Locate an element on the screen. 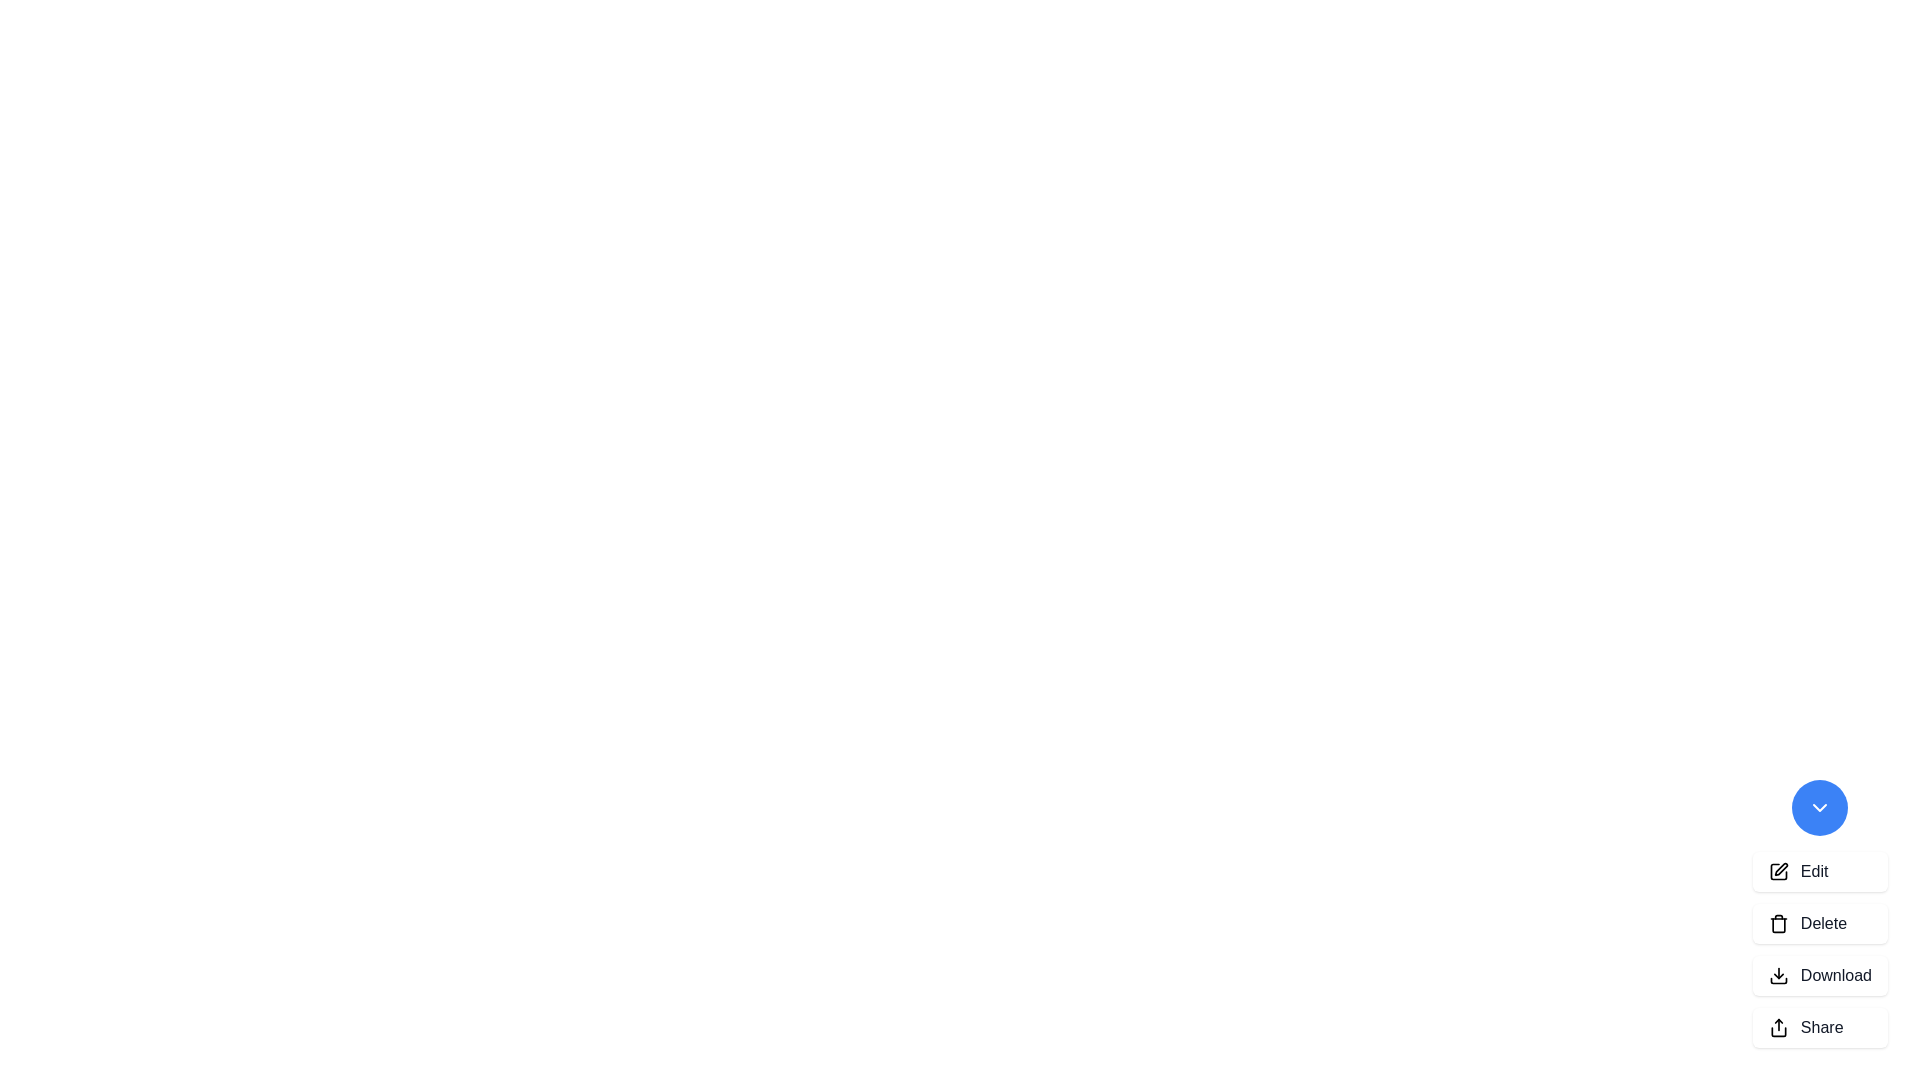  the blue button to toggle the visibility of the speed dial options is located at coordinates (1819, 806).